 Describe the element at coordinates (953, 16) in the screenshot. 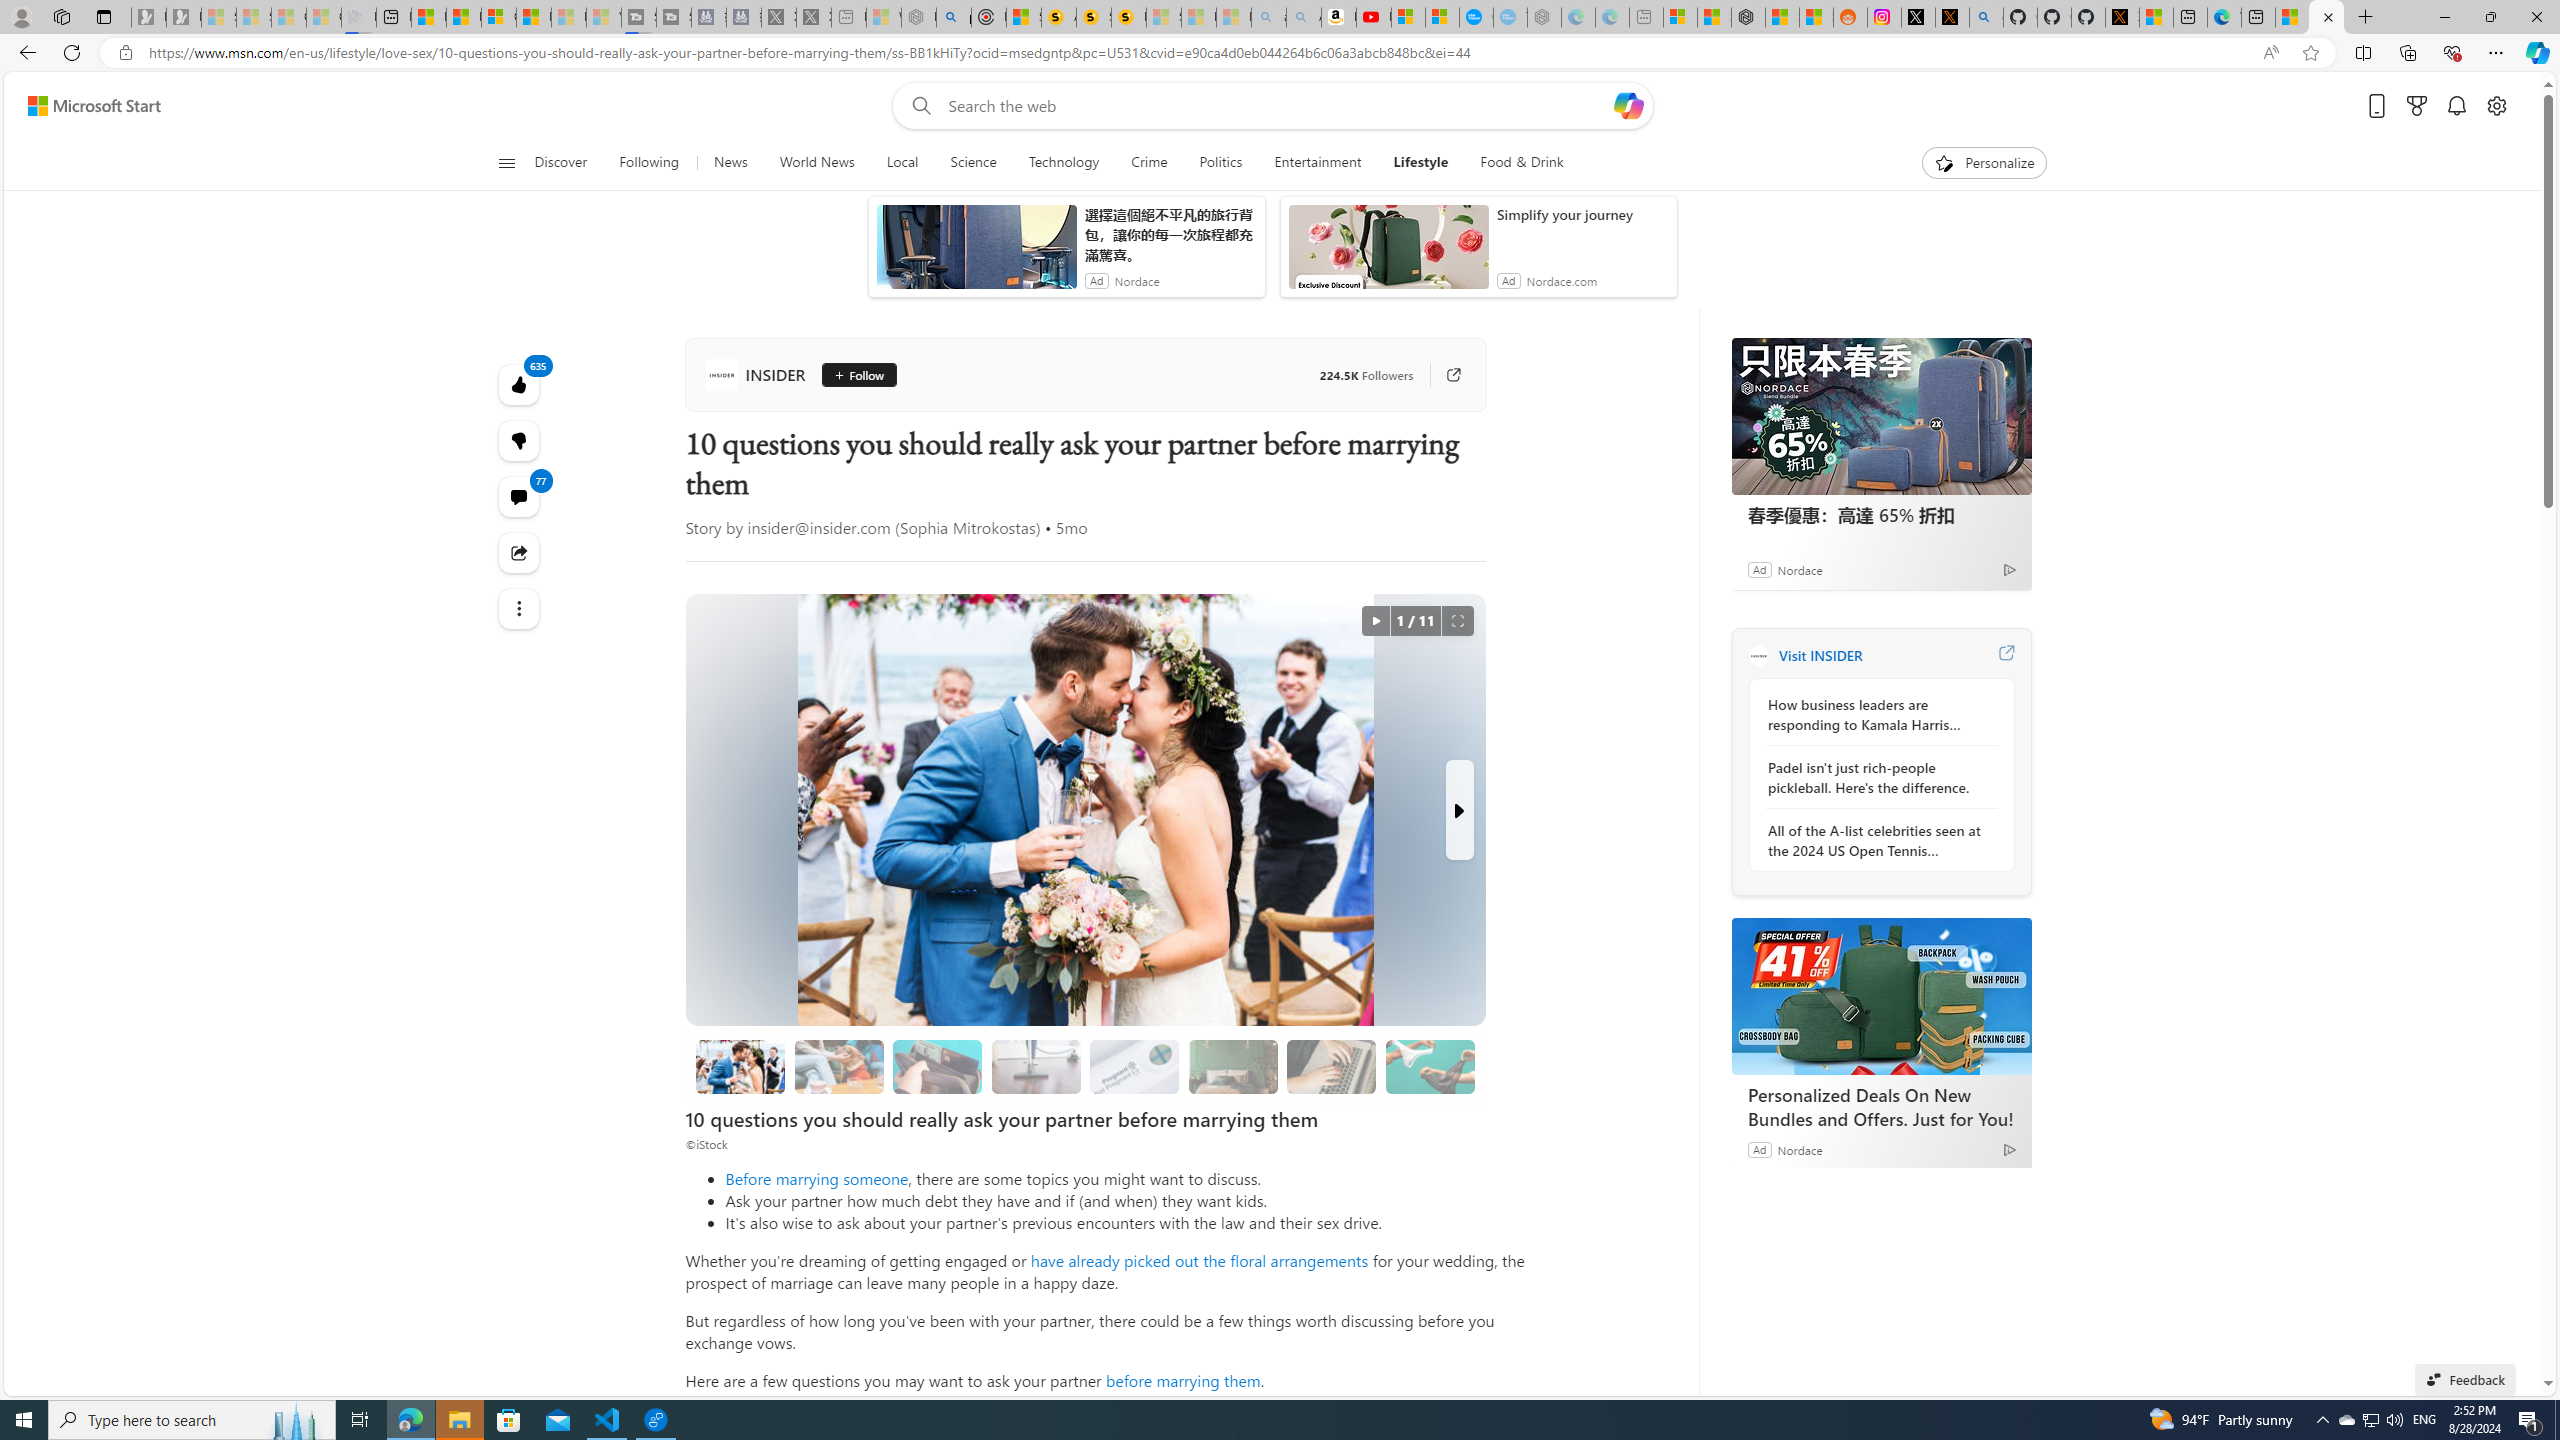

I see `'poe - Search'` at that location.